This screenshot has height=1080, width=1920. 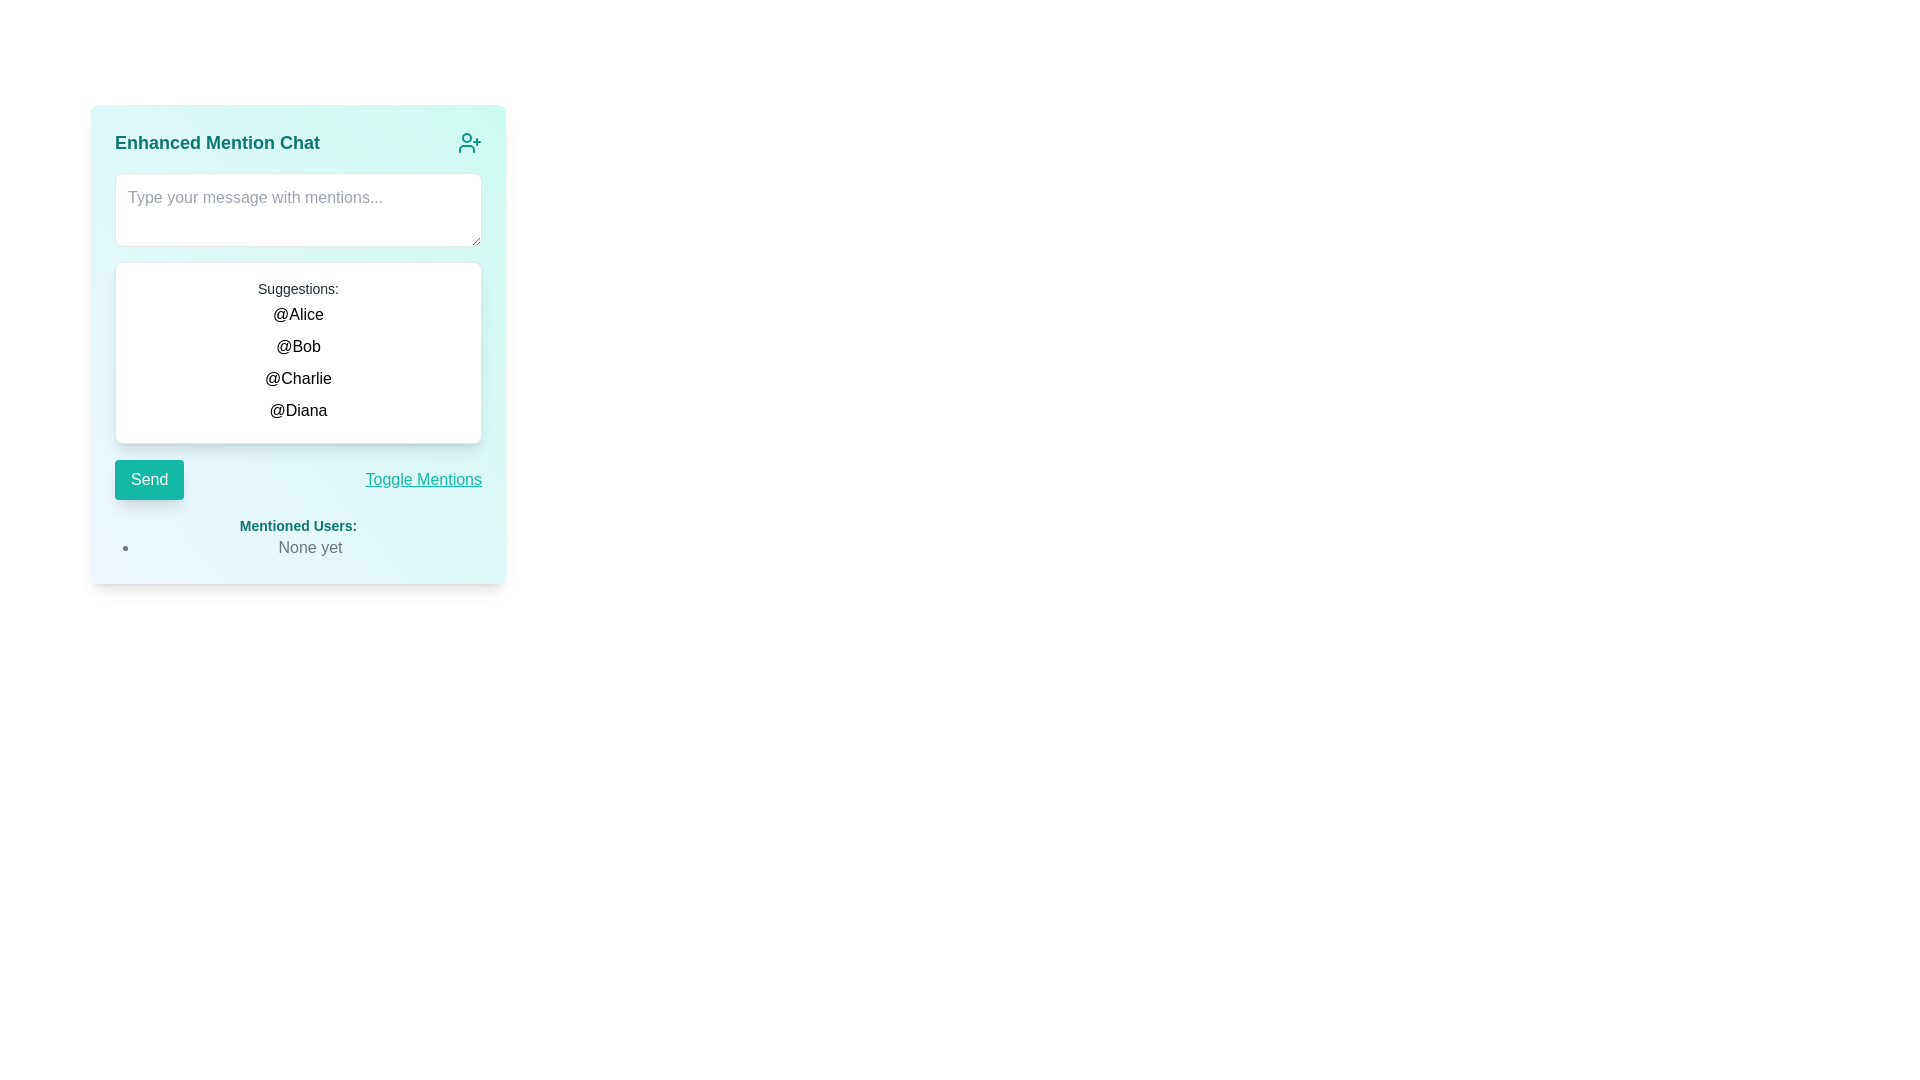 What do you see at coordinates (297, 315) in the screenshot?
I see `the first suggestion in the list under the header 'Suggestions:' by left clicking on it` at bounding box center [297, 315].